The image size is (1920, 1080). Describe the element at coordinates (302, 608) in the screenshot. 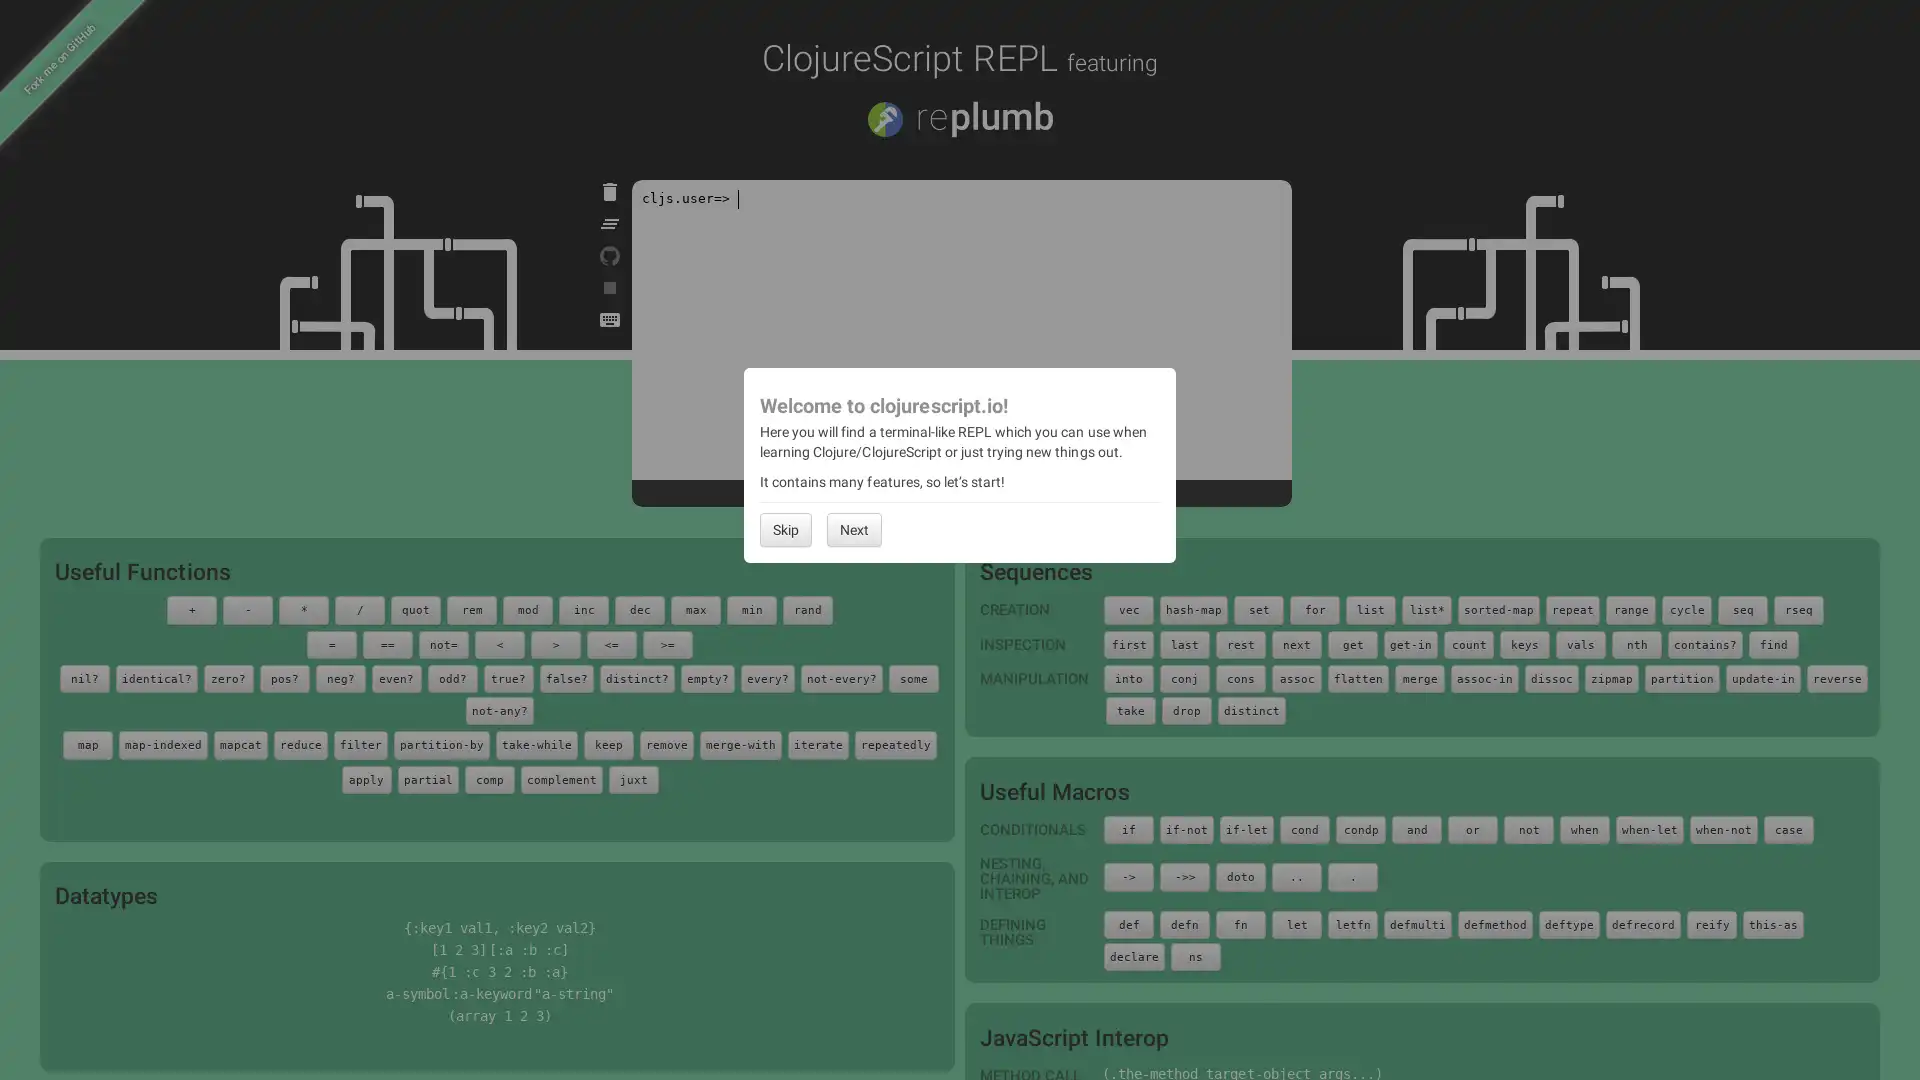

I see `*` at that location.